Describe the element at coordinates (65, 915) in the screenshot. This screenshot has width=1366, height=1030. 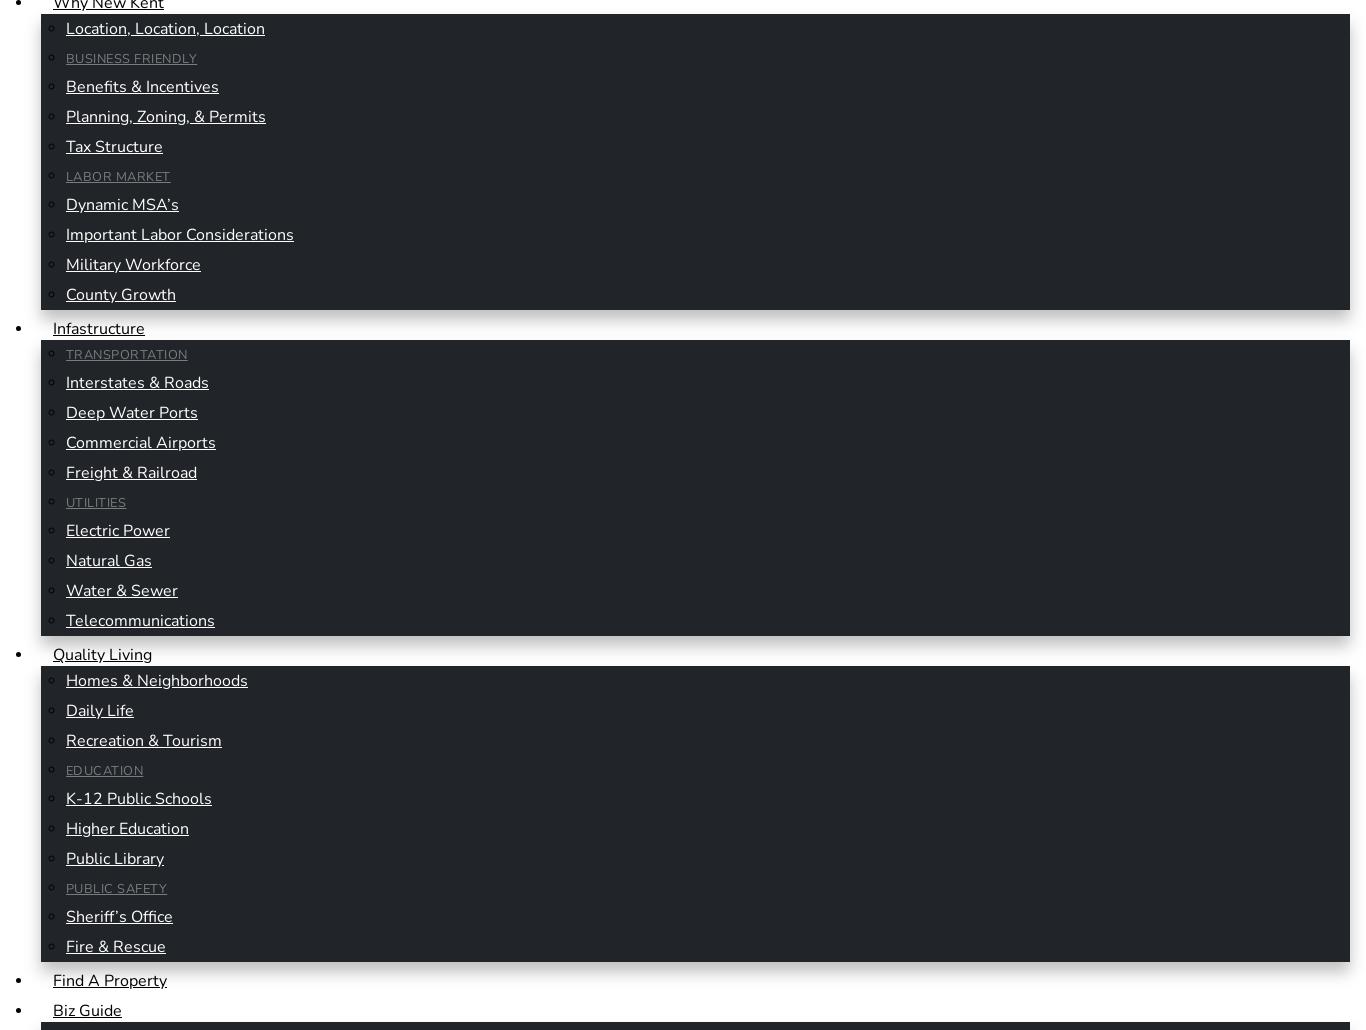
I see `'Sheriff’s Office'` at that location.